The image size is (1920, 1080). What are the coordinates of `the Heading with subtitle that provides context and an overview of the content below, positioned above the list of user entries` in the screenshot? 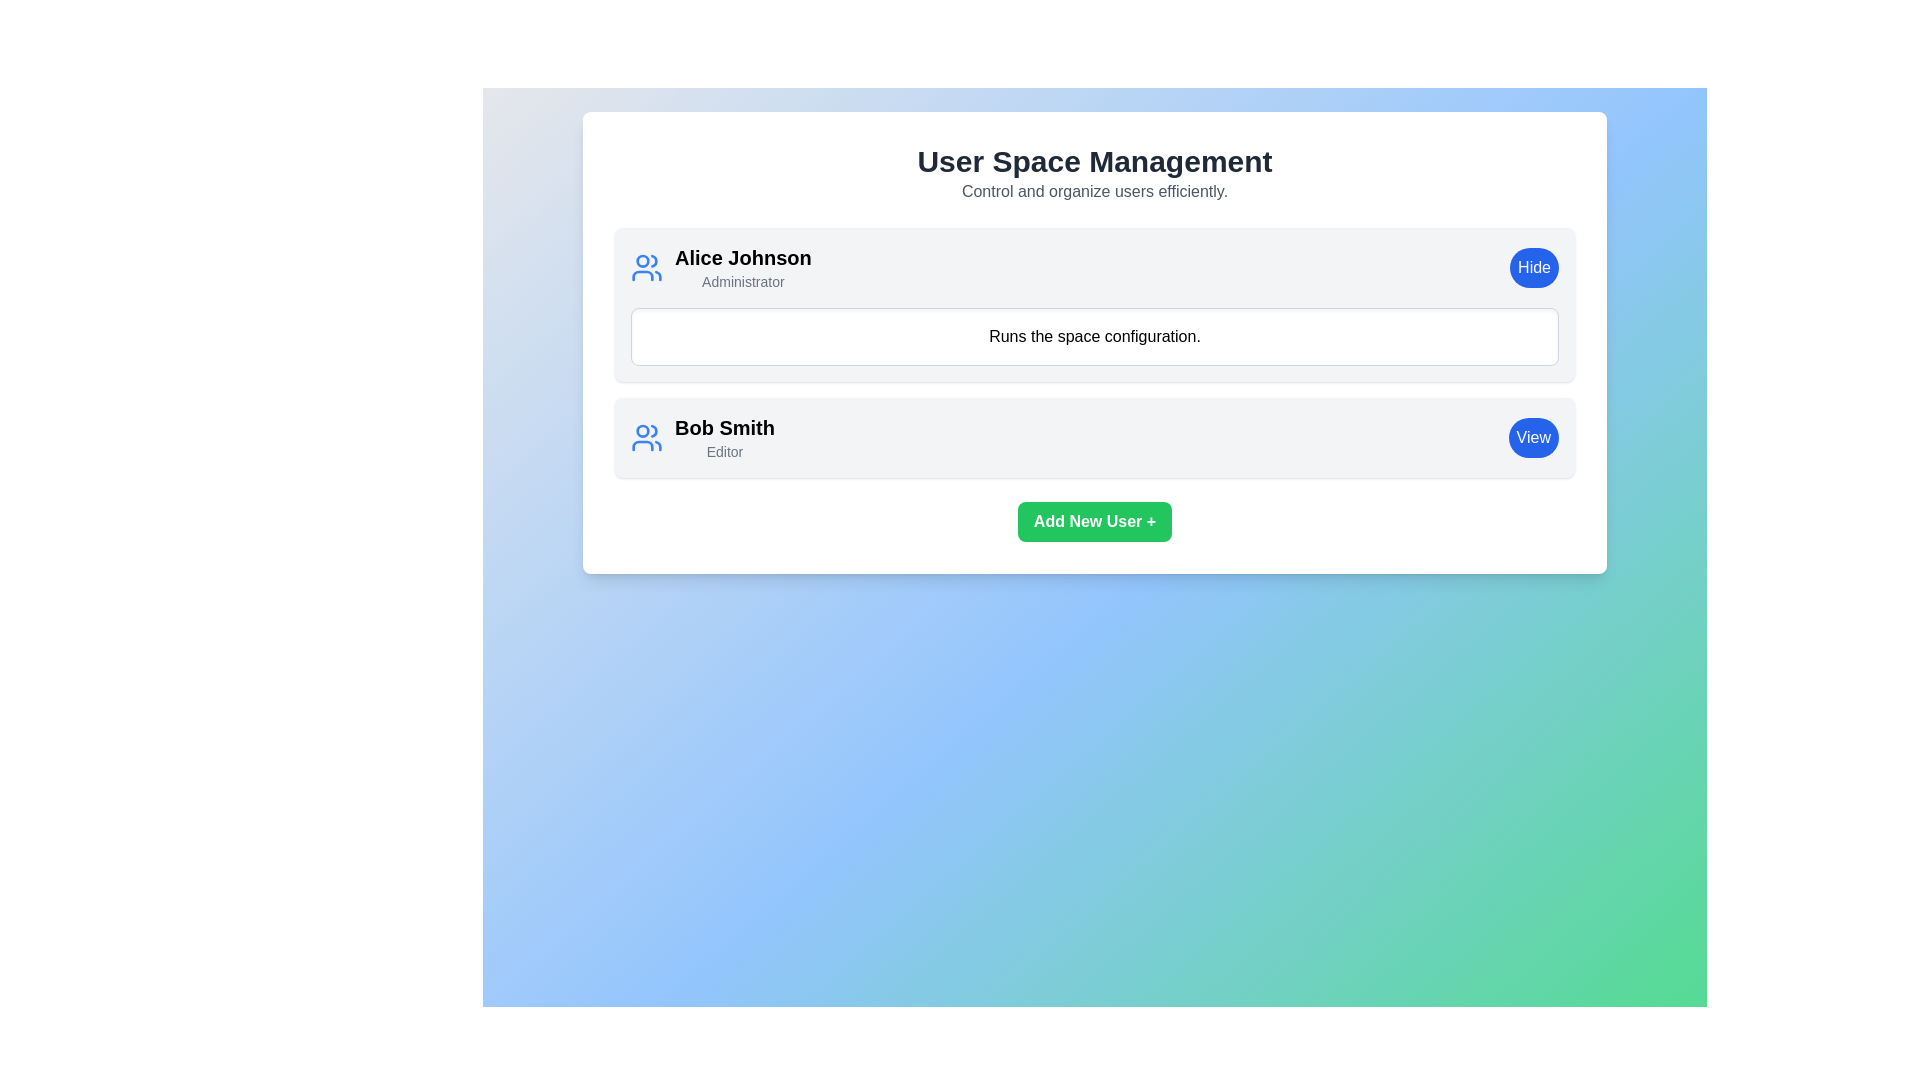 It's located at (1093, 172).